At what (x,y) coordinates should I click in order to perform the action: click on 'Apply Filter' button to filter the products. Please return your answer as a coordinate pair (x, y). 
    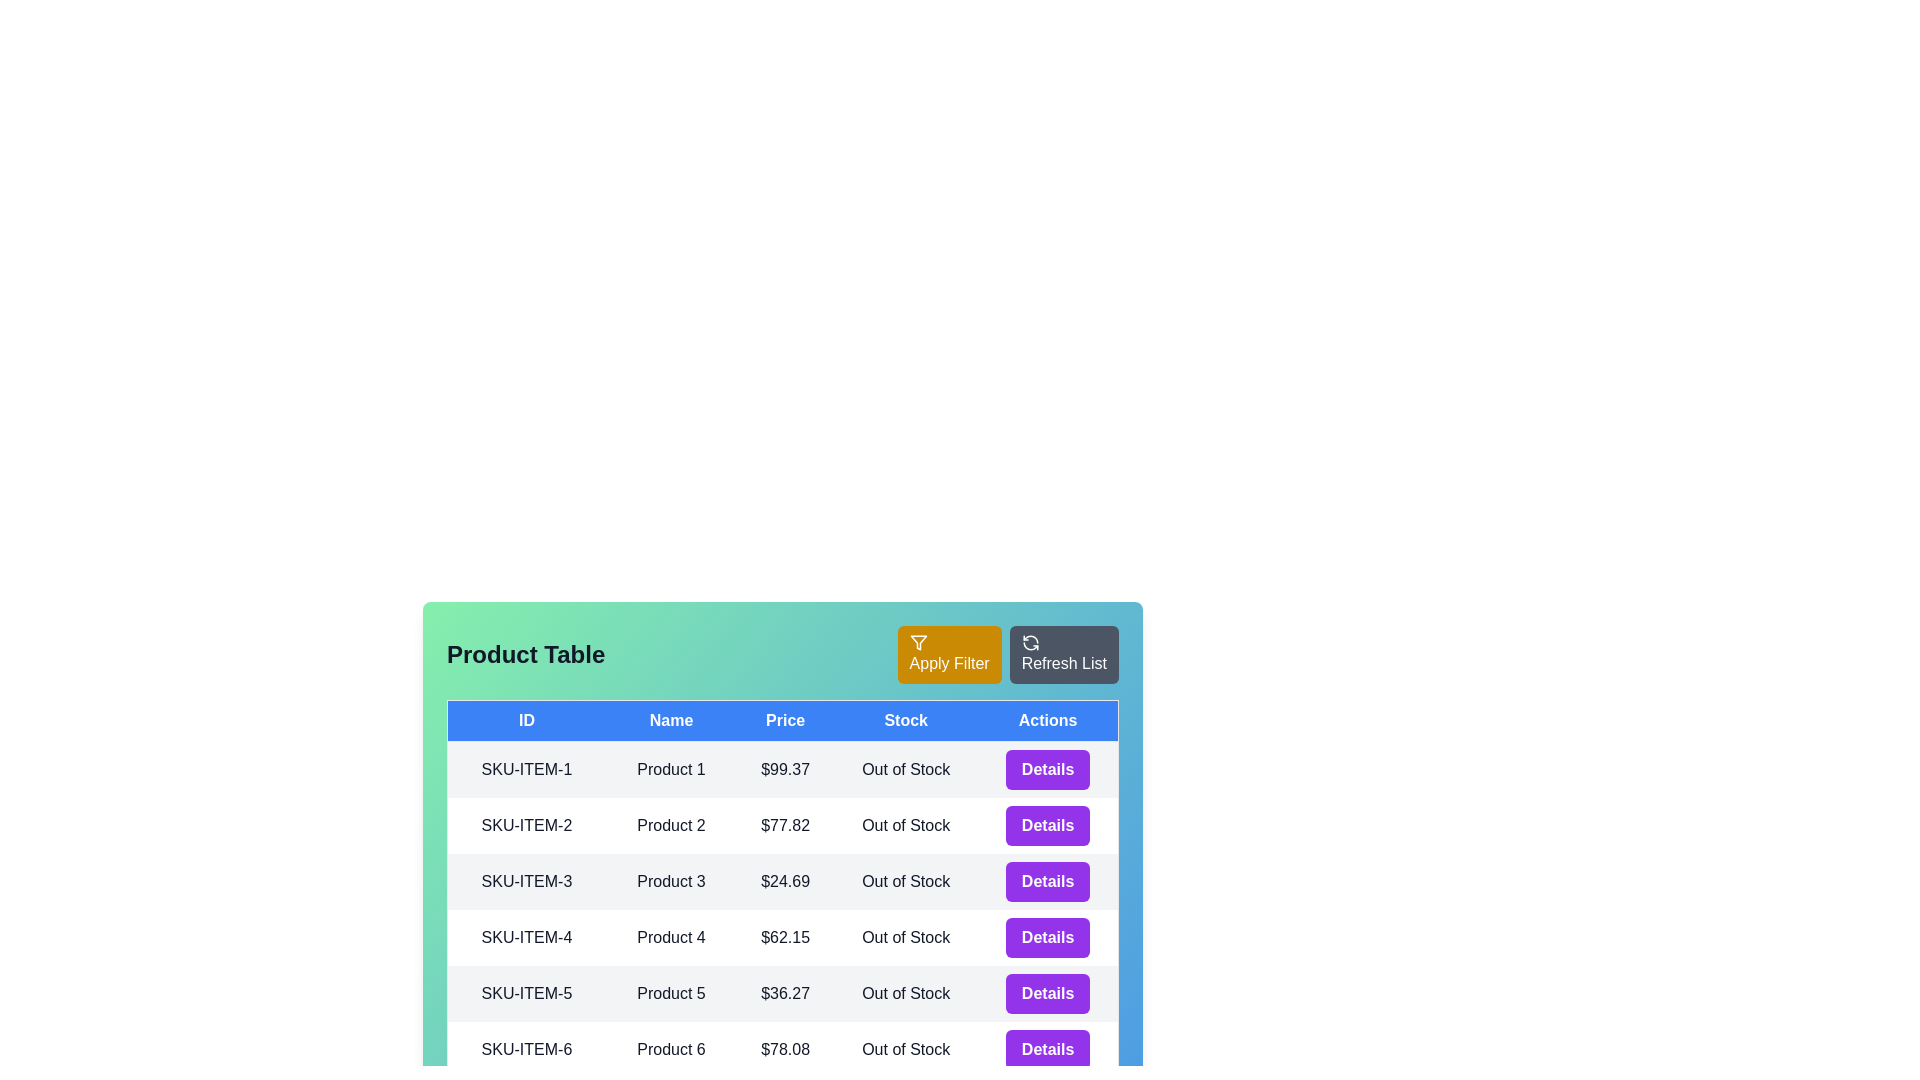
    Looking at the image, I should click on (948, 655).